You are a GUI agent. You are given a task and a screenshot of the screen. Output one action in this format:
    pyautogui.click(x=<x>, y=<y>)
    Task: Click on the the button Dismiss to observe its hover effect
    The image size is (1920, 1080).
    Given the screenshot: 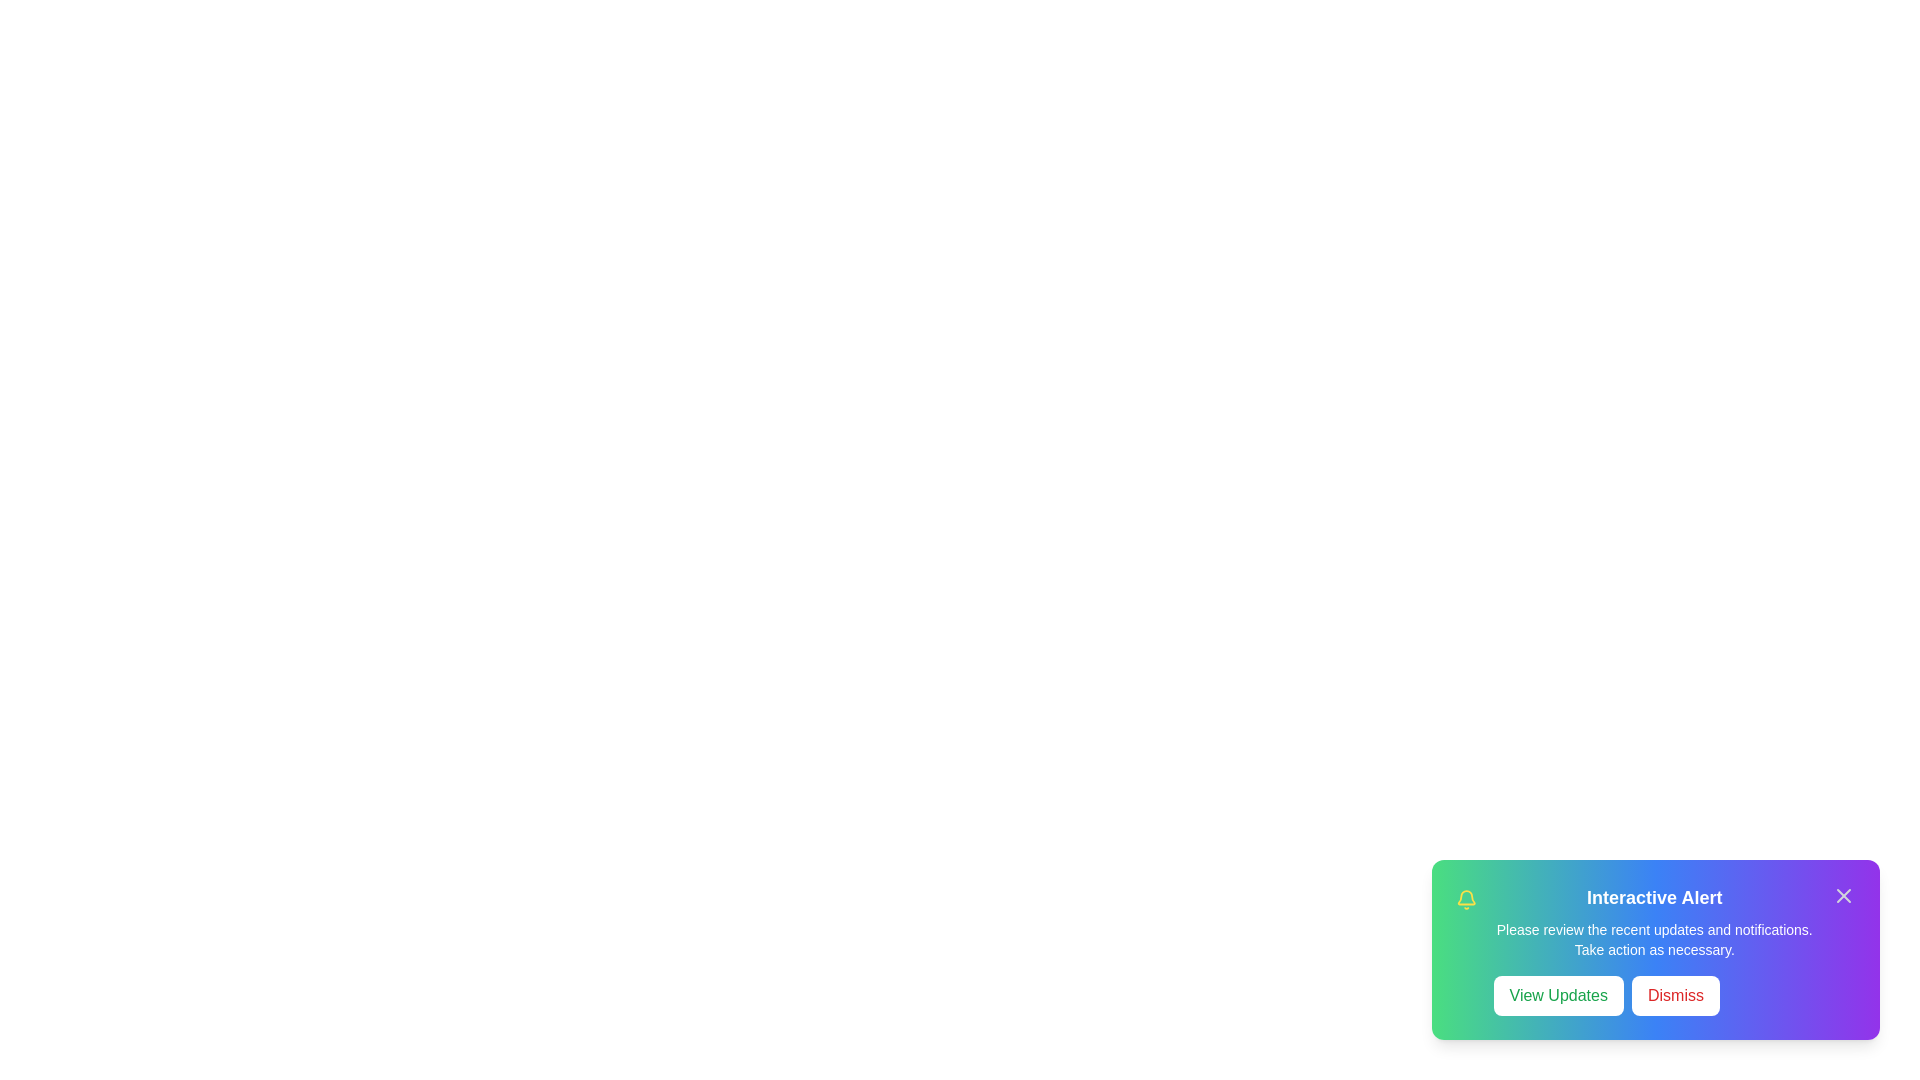 What is the action you would take?
    pyautogui.click(x=1675, y=995)
    